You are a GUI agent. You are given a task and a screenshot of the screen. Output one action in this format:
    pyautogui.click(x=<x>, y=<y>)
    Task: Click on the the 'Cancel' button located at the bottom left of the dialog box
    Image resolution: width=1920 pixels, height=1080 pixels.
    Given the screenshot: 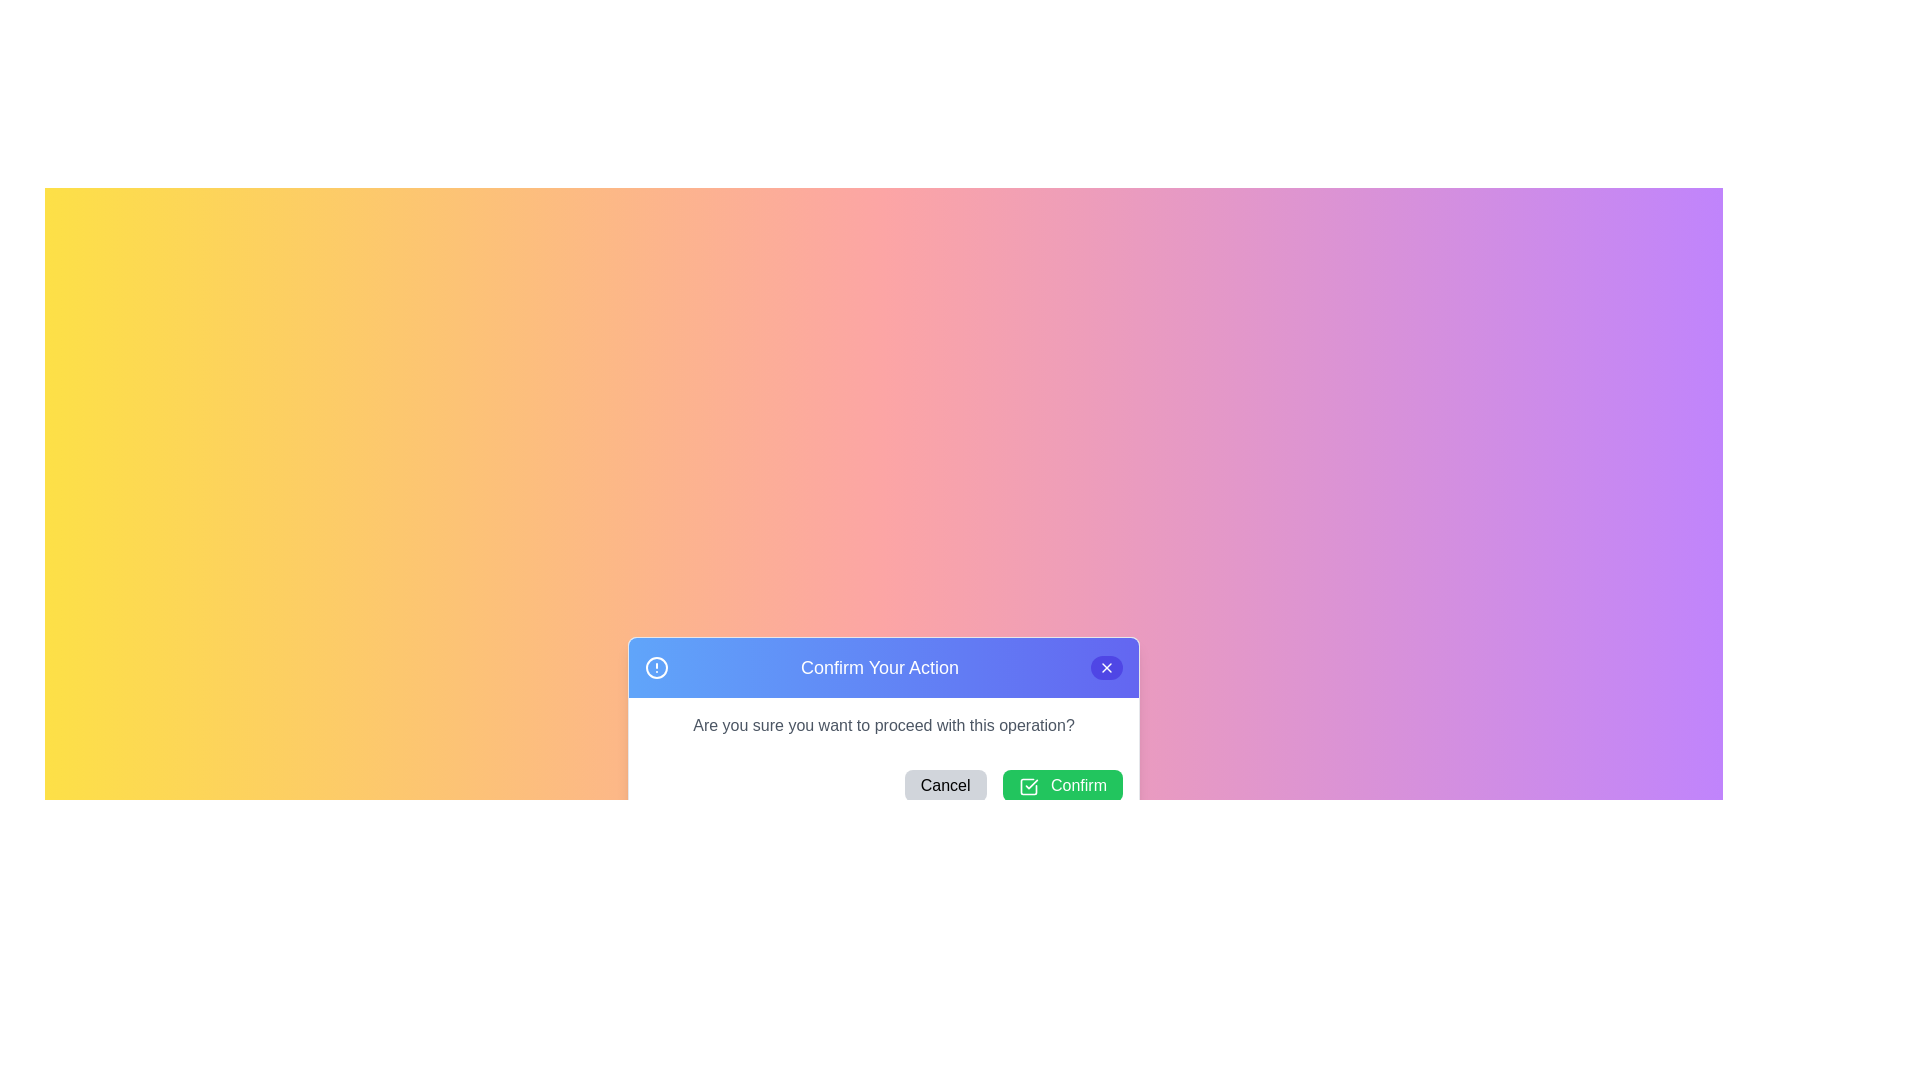 What is the action you would take?
    pyautogui.click(x=944, y=785)
    